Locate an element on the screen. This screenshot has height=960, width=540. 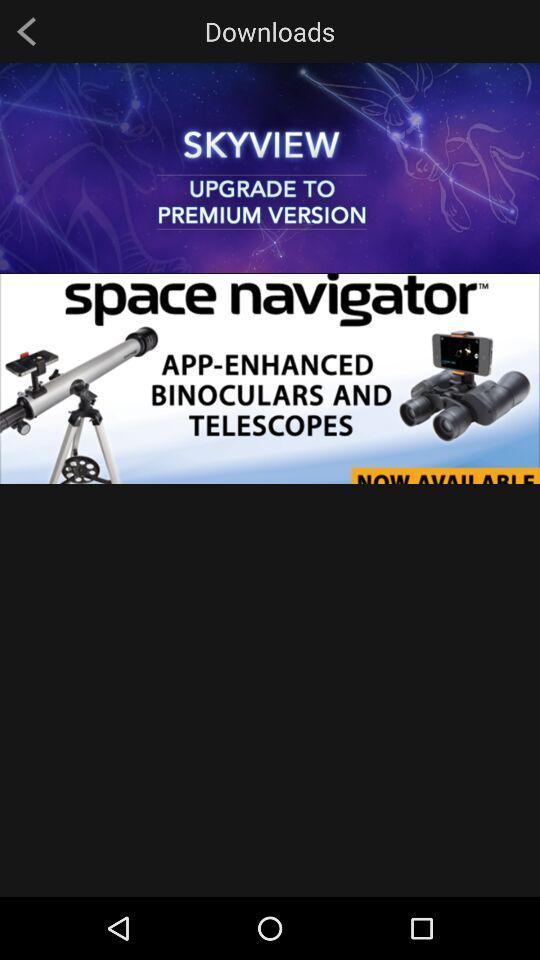
the app to the left of downloads is located at coordinates (25, 30).